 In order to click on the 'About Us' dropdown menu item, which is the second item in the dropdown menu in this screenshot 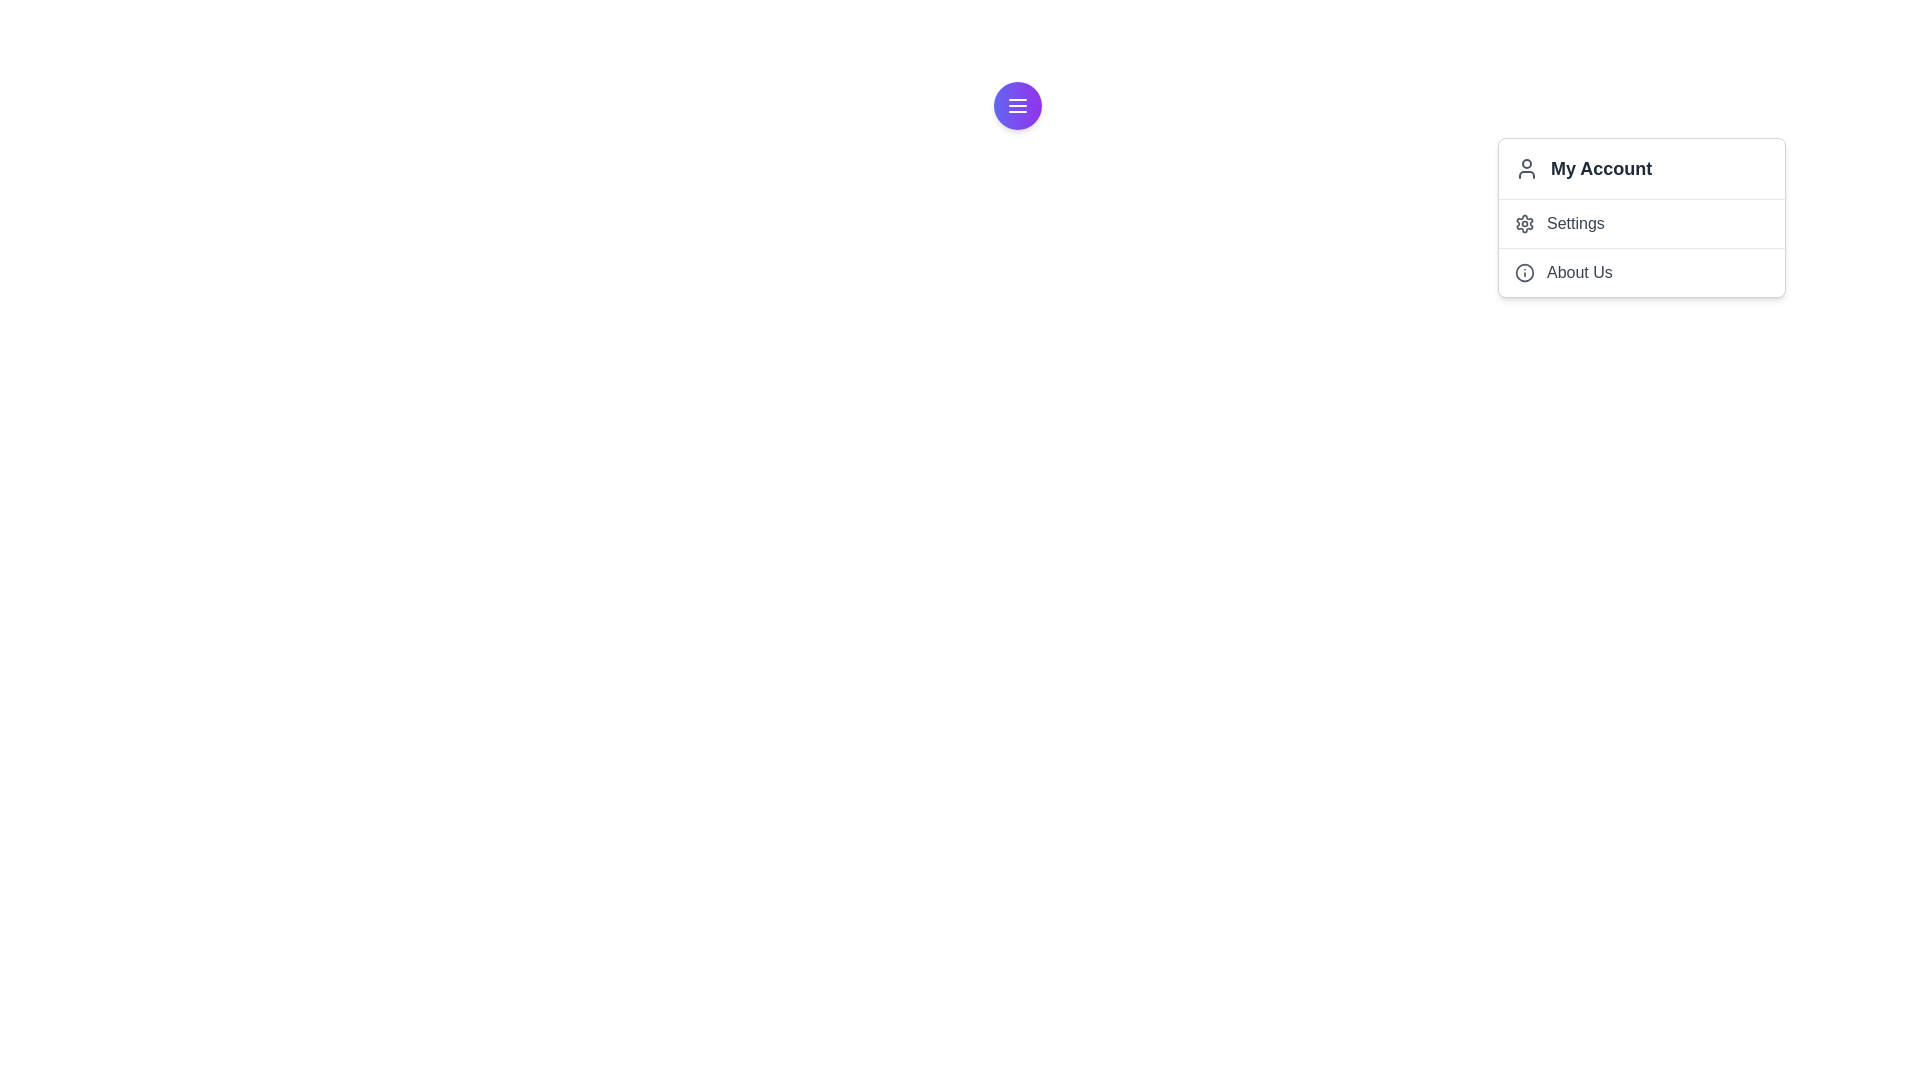, I will do `click(1641, 272)`.